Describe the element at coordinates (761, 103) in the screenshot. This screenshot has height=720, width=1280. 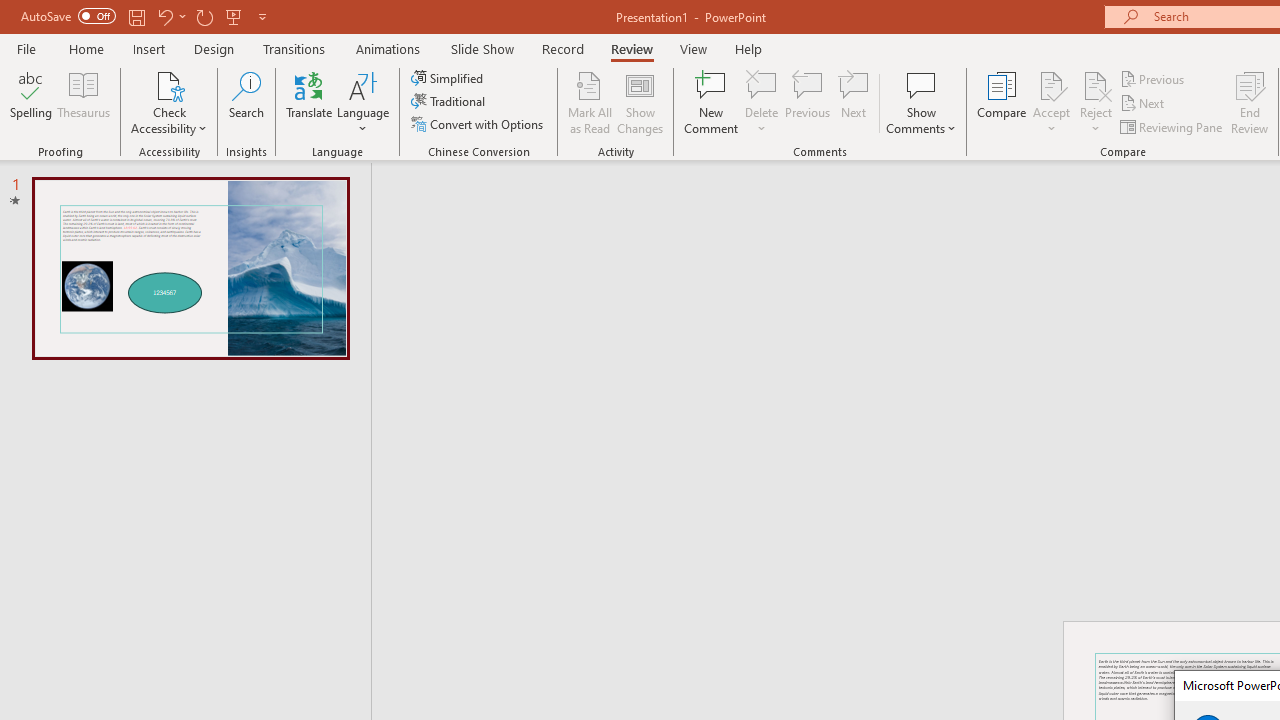
I see `'Delete'` at that location.